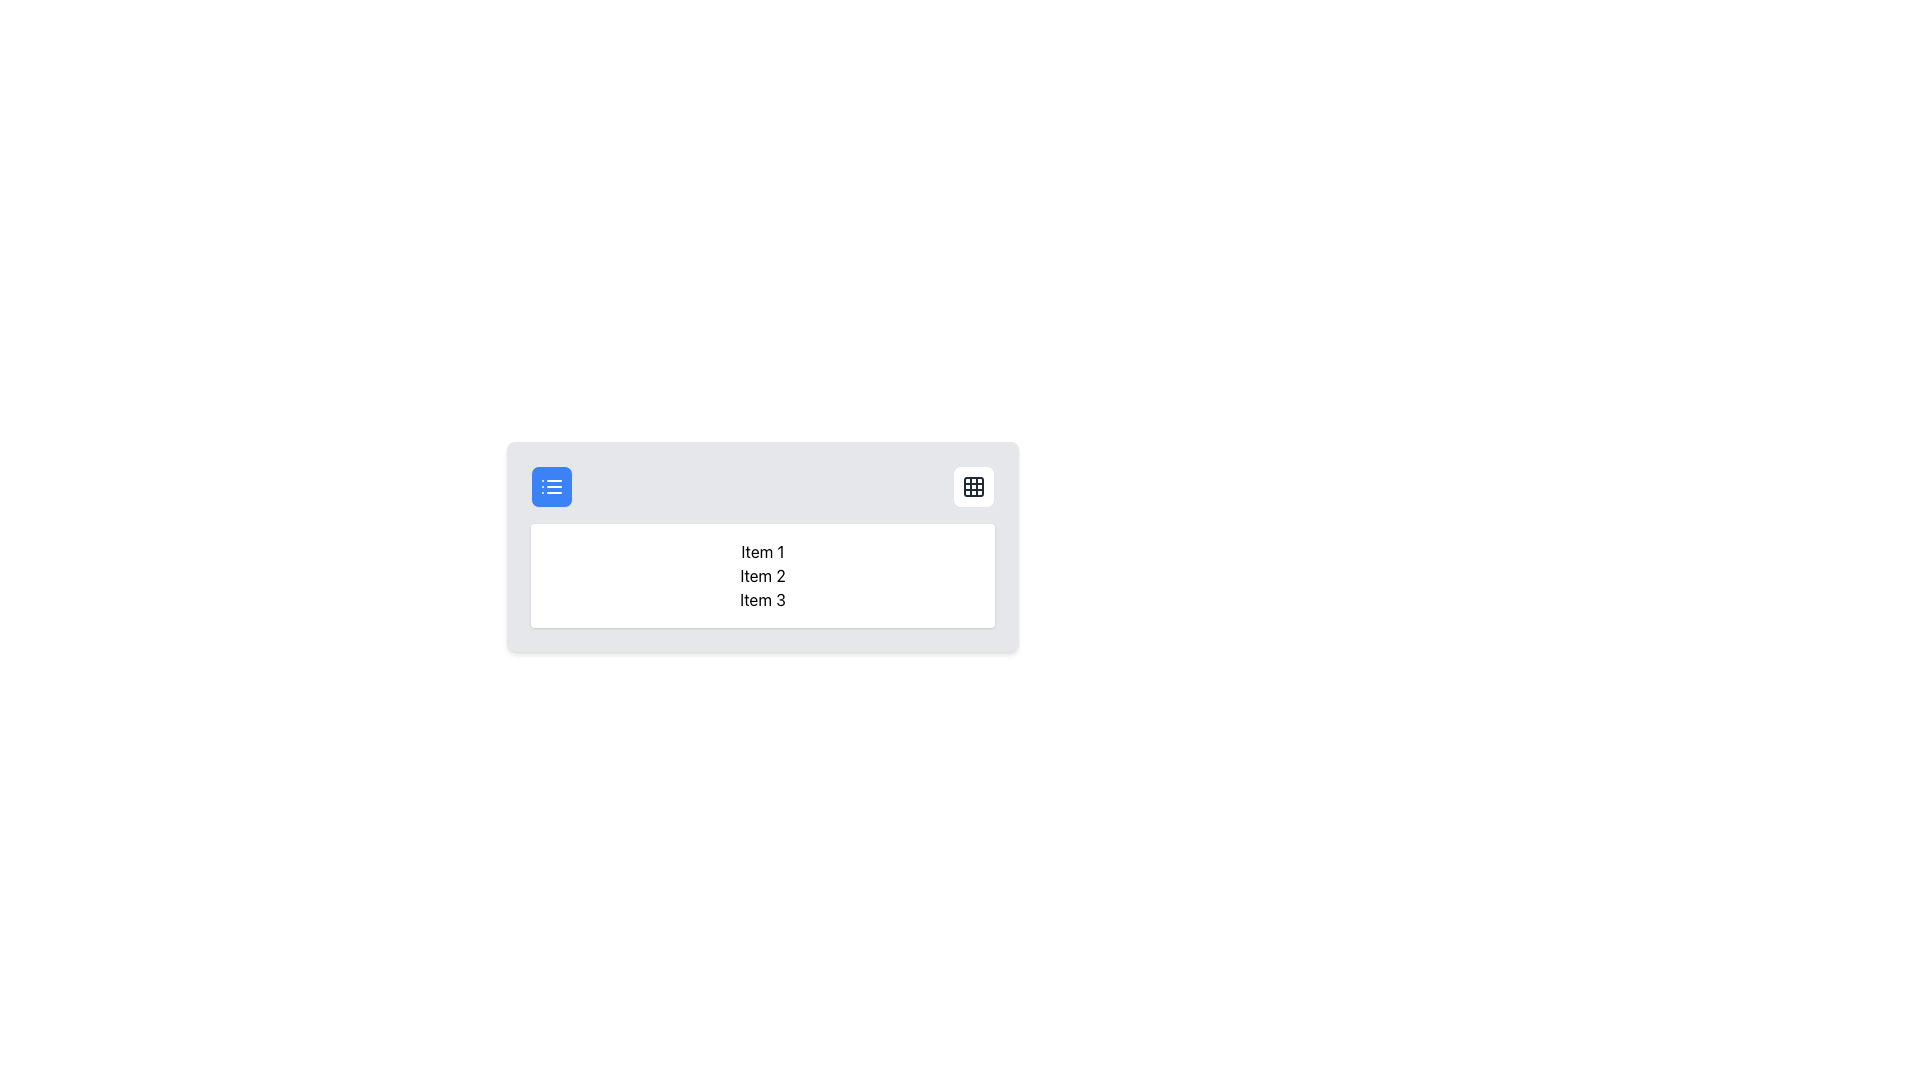 The image size is (1920, 1080). What do you see at coordinates (762, 551) in the screenshot?
I see `the text label representing the first item in the list, which is displayed at the top-middle region of the interface` at bounding box center [762, 551].